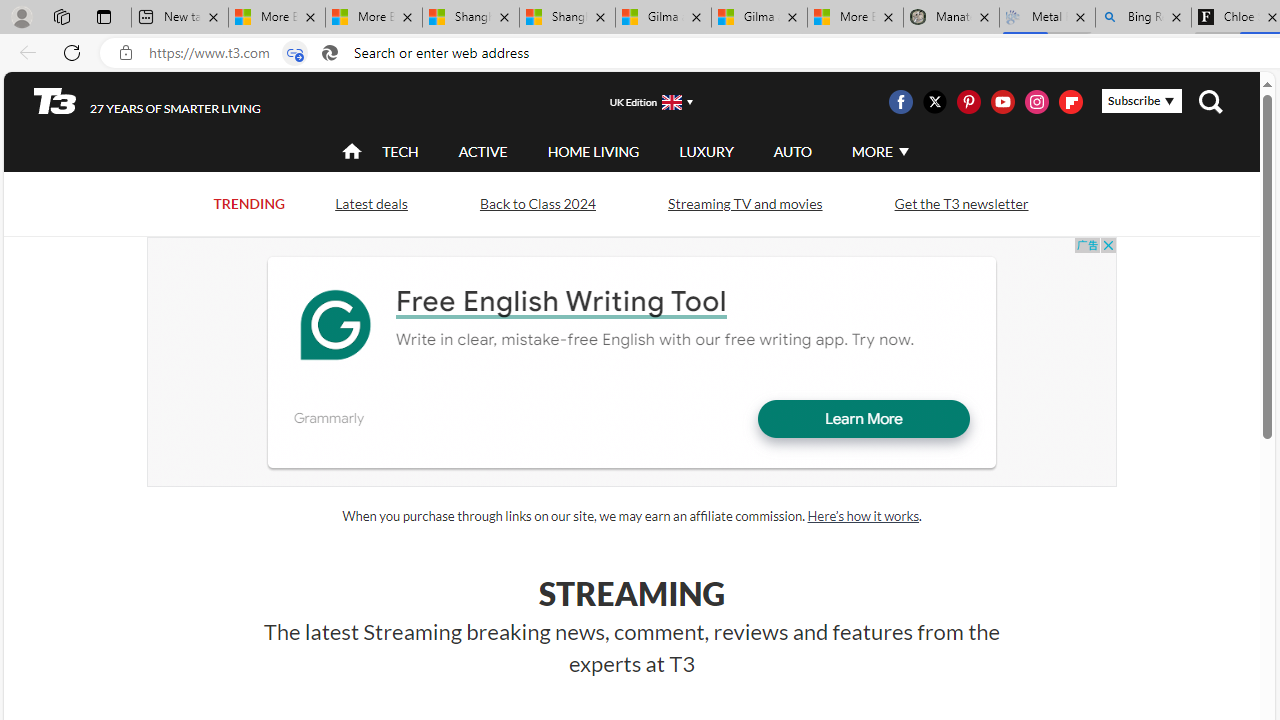 This screenshot has height=720, width=1280. I want to click on 'Class: navigation__search', so click(1209, 101).